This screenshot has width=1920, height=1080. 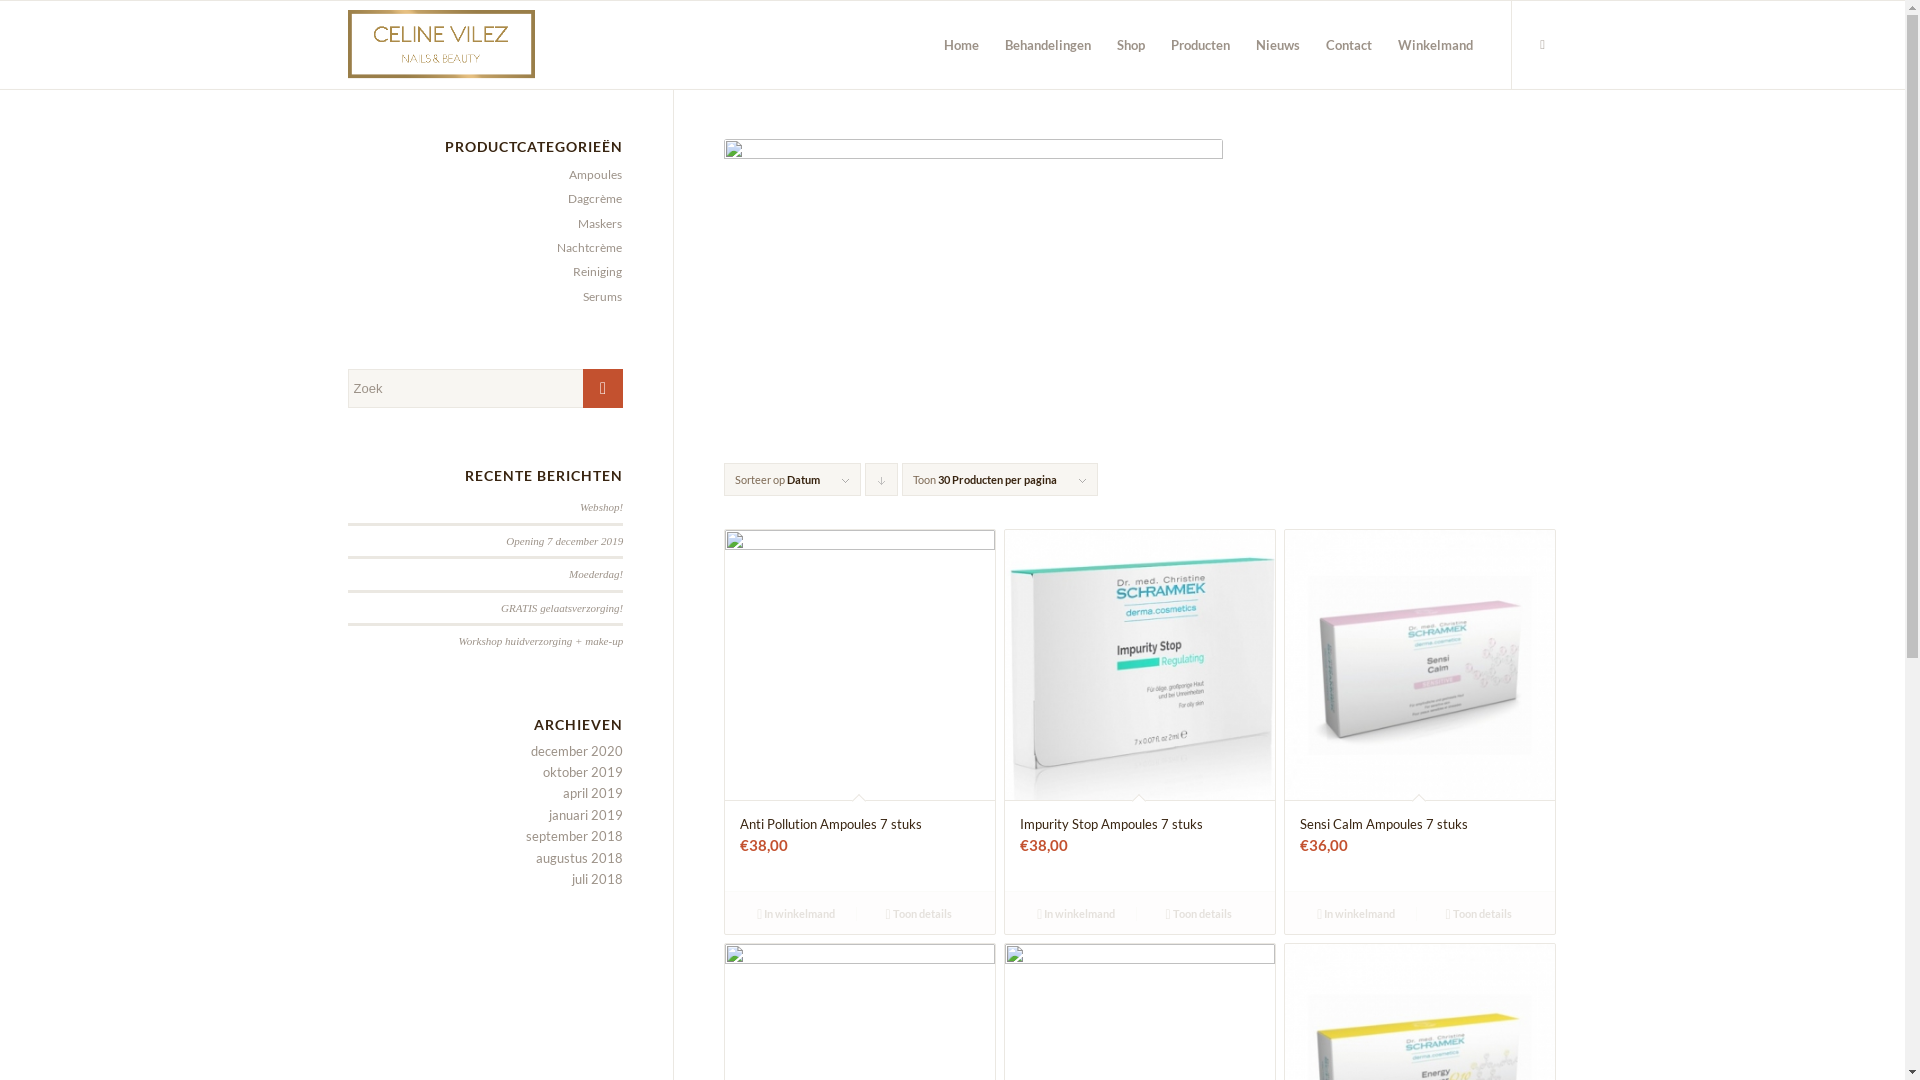 What do you see at coordinates (1433, 45) in the screenshot?
I see `'Winkelmand'` at bounding box center [1433, 45].